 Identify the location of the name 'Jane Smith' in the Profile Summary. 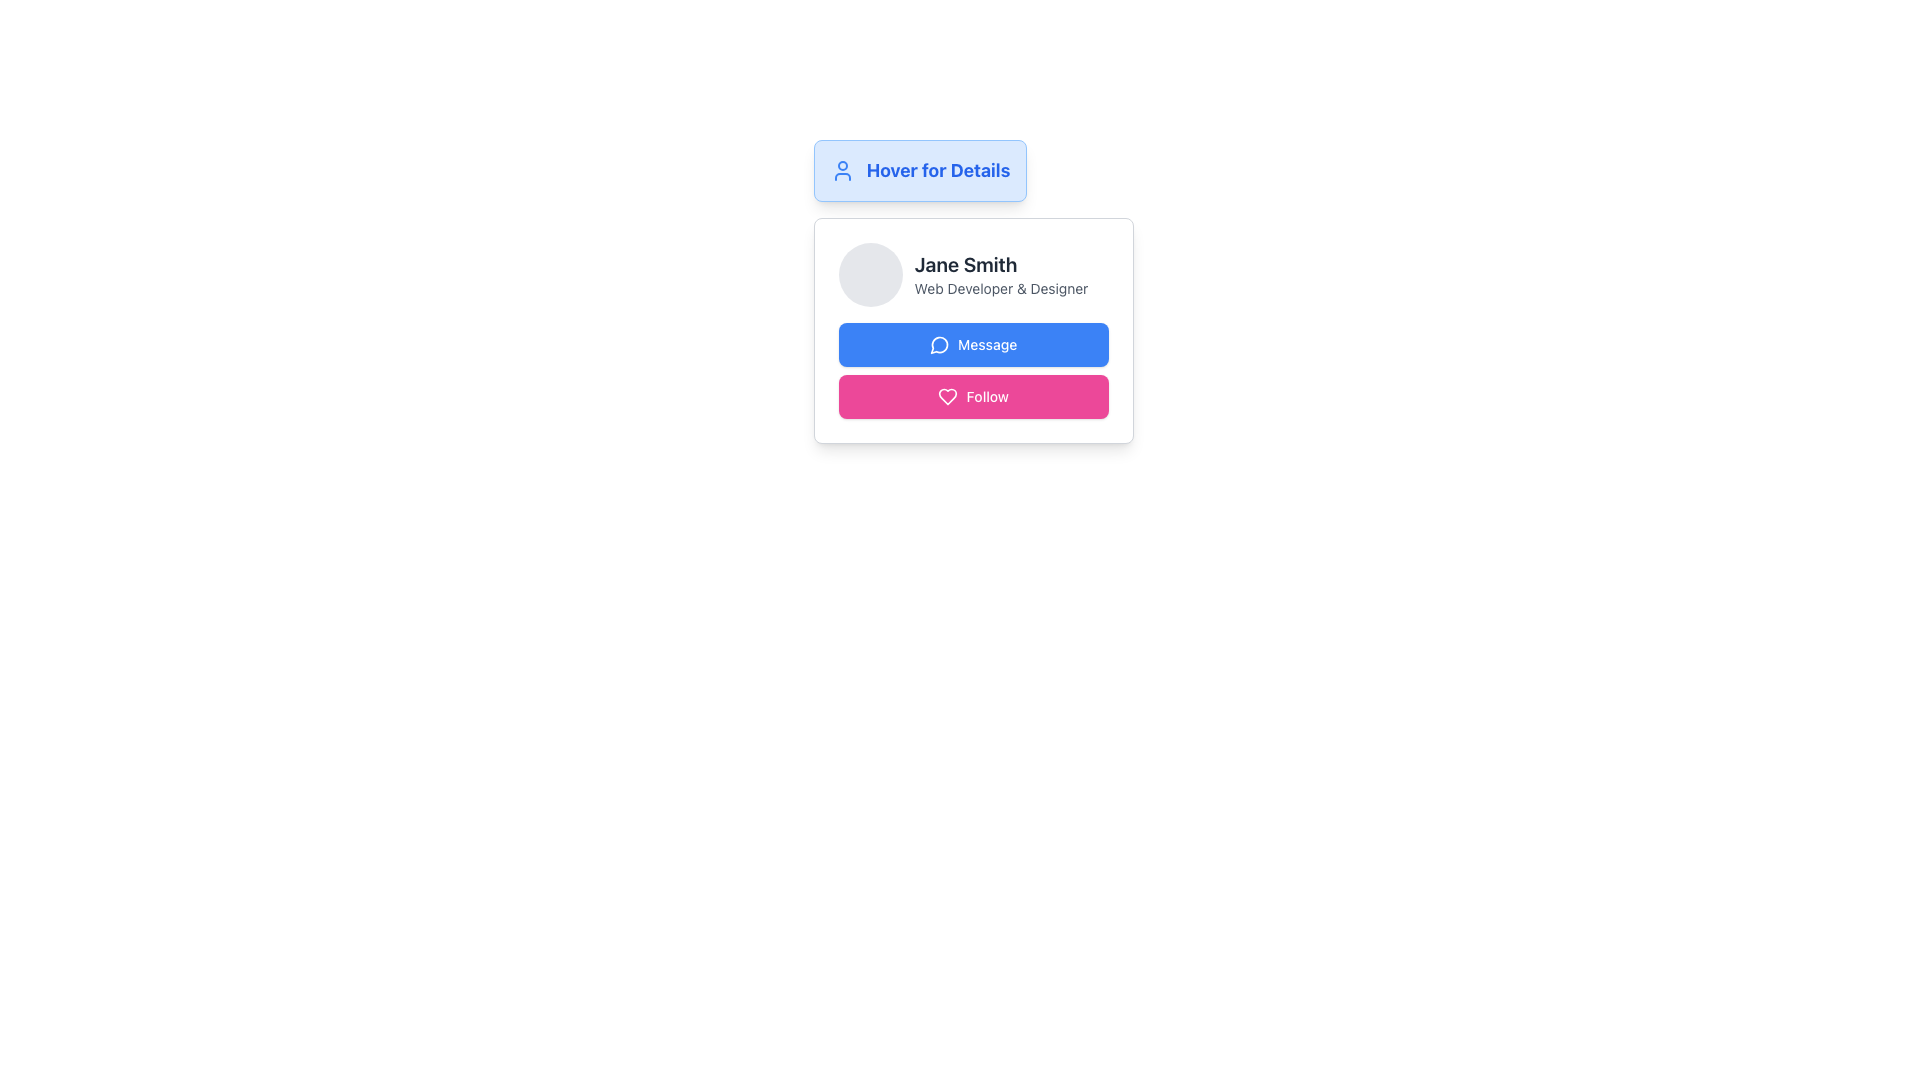
(973, 274).